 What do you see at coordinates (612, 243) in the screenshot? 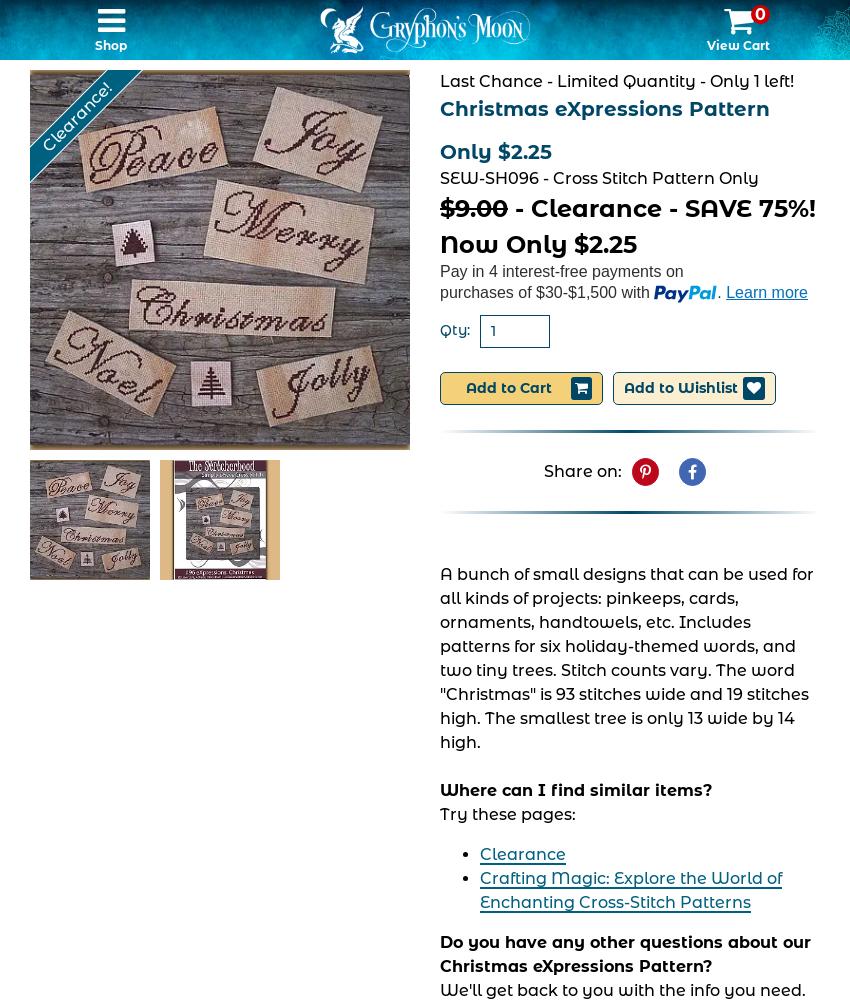
I see `'2.25'` at bounding box center [612, 243].